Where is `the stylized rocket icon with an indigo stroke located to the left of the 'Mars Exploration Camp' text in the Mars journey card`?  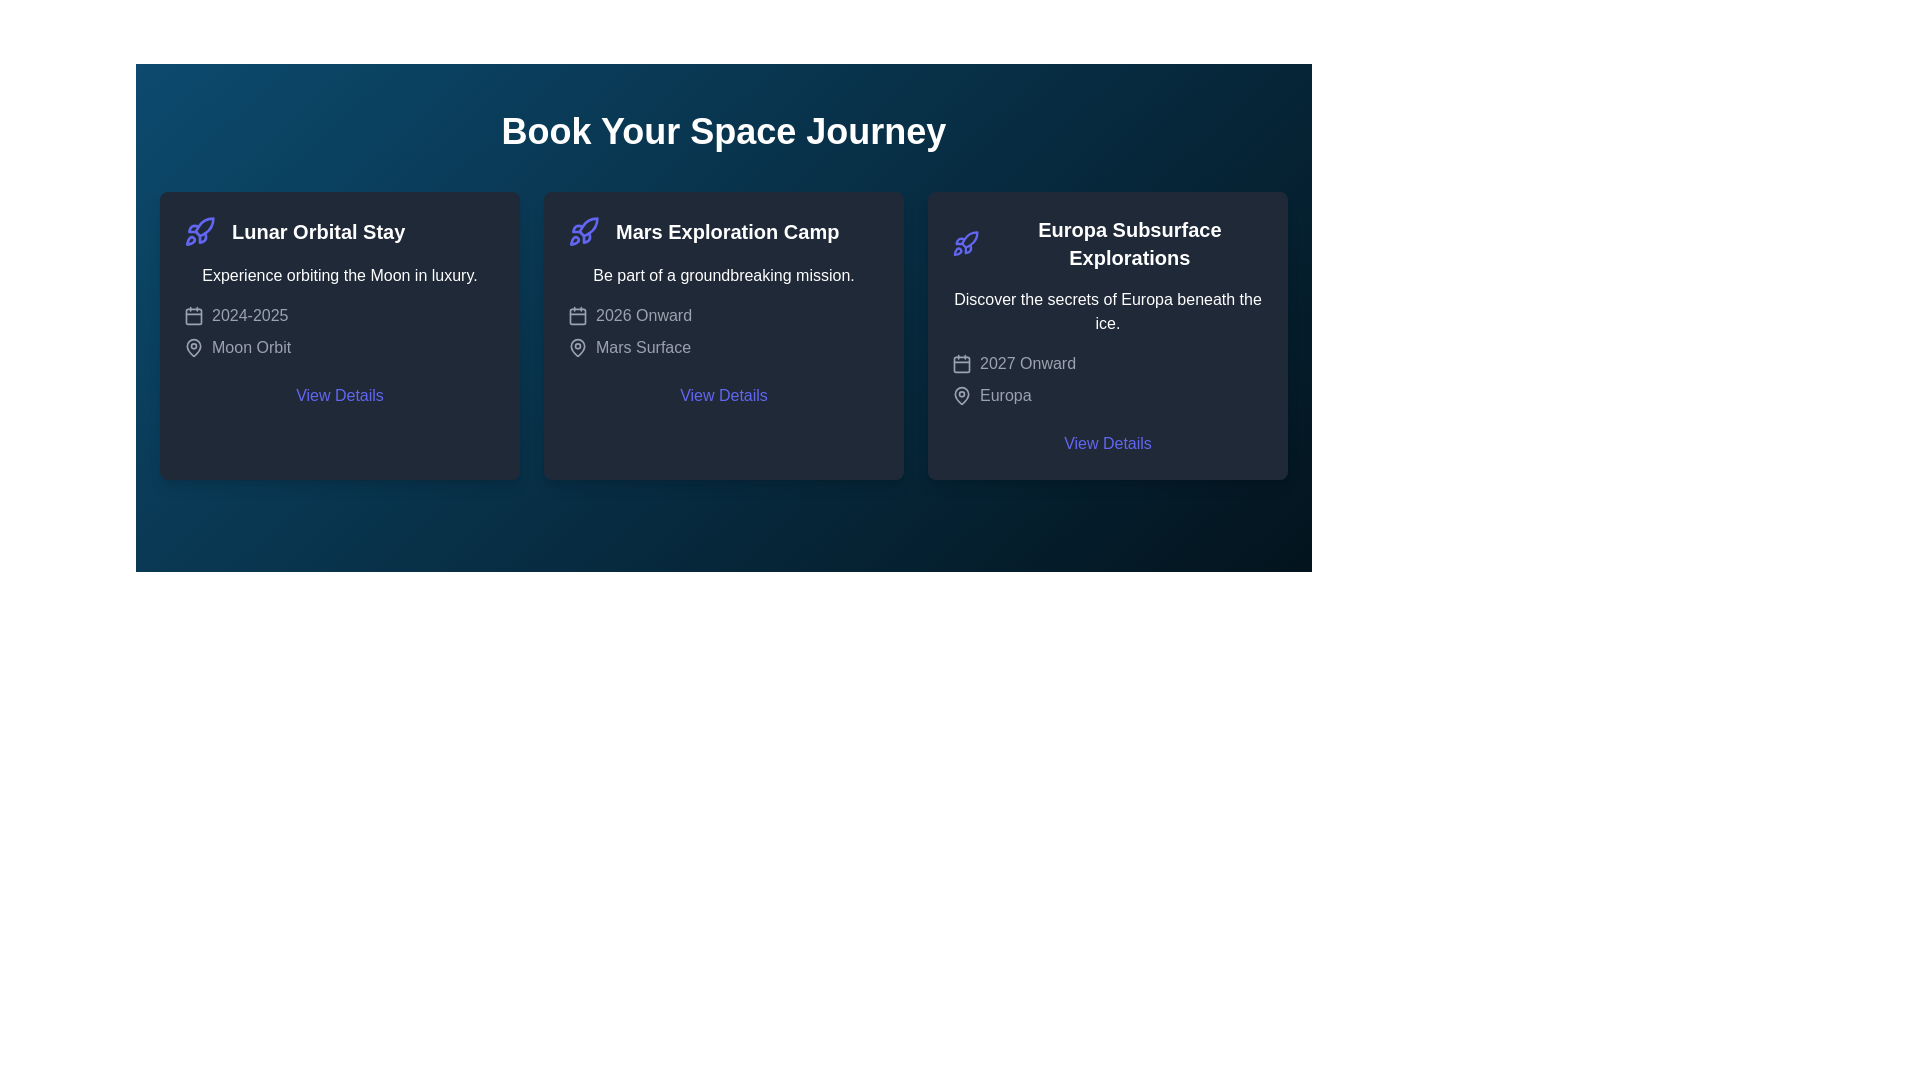 the stylized rocket icon with an indigo stroke located to the left of the 'Mars Exploration Camp' text in the Mars journey card is located at coordinates (583, 230).